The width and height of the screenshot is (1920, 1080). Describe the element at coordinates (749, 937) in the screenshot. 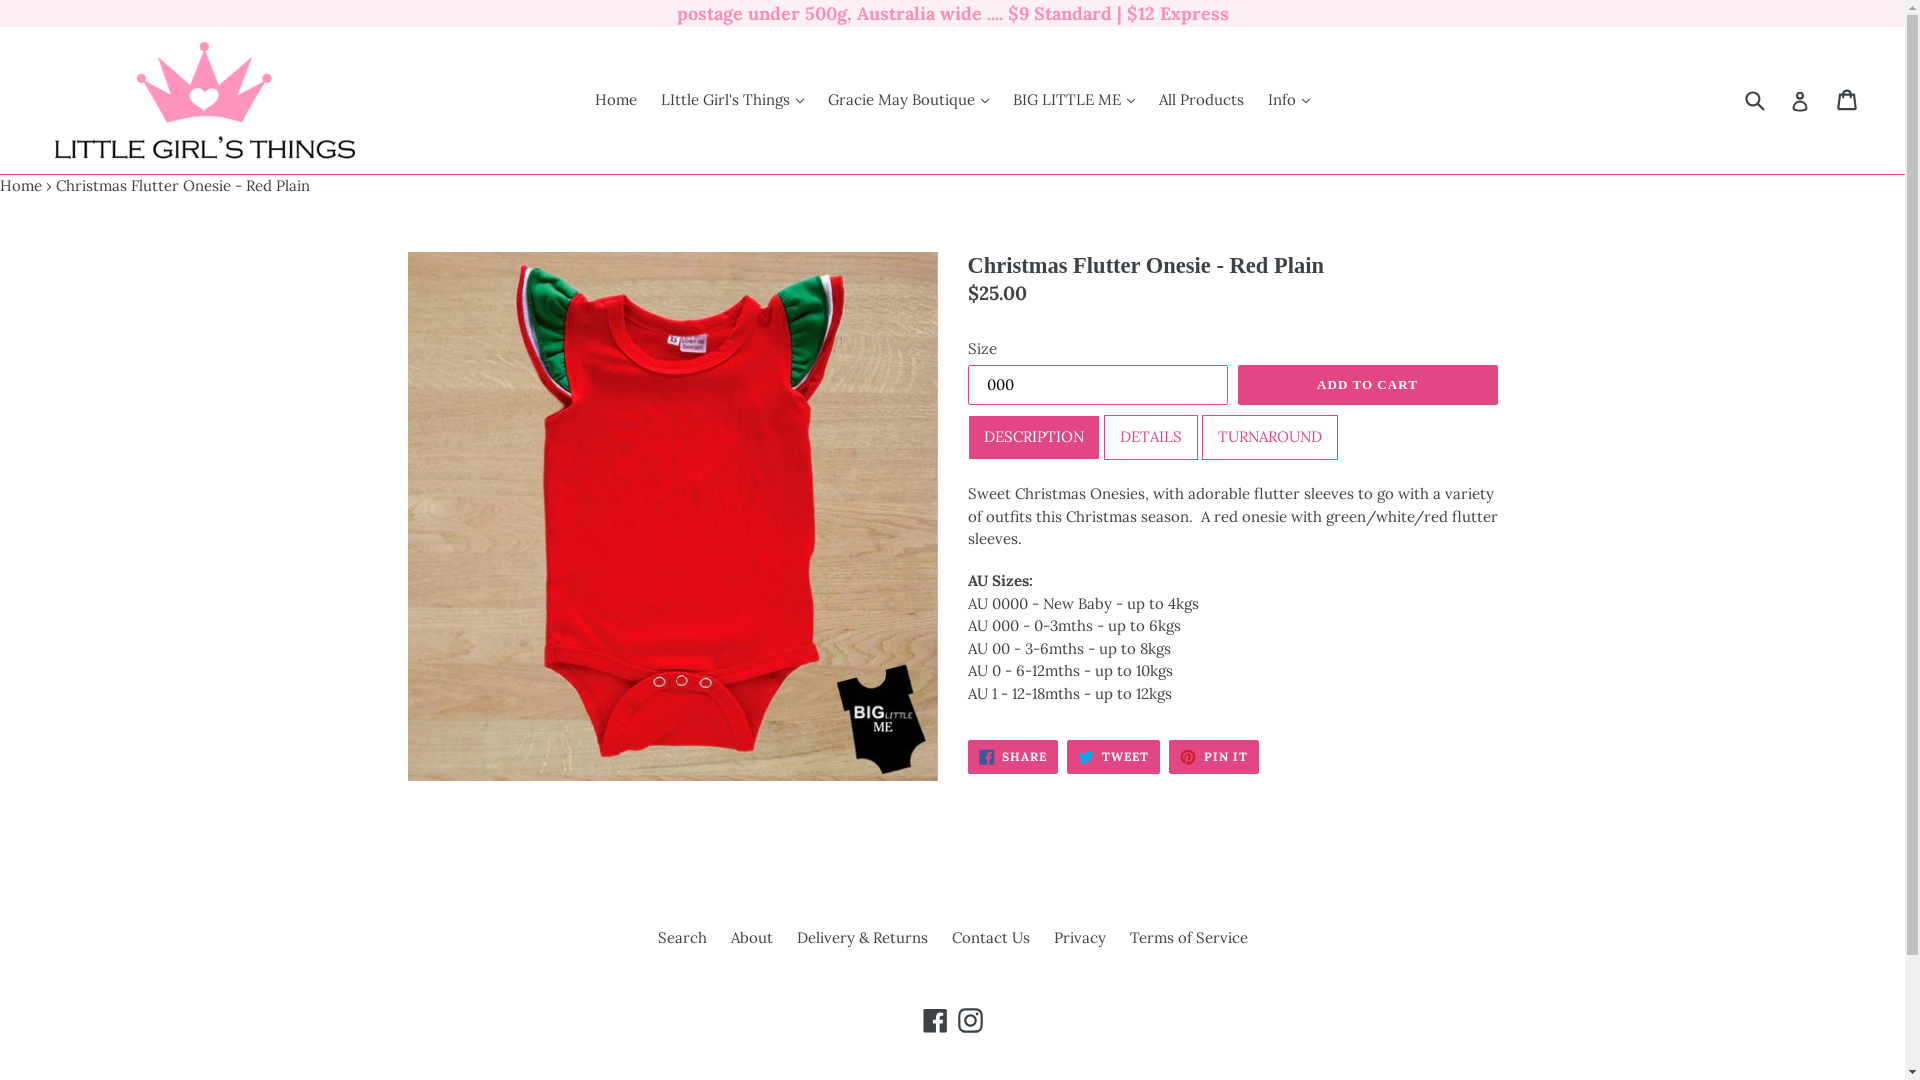

I see `'About'` at that location.